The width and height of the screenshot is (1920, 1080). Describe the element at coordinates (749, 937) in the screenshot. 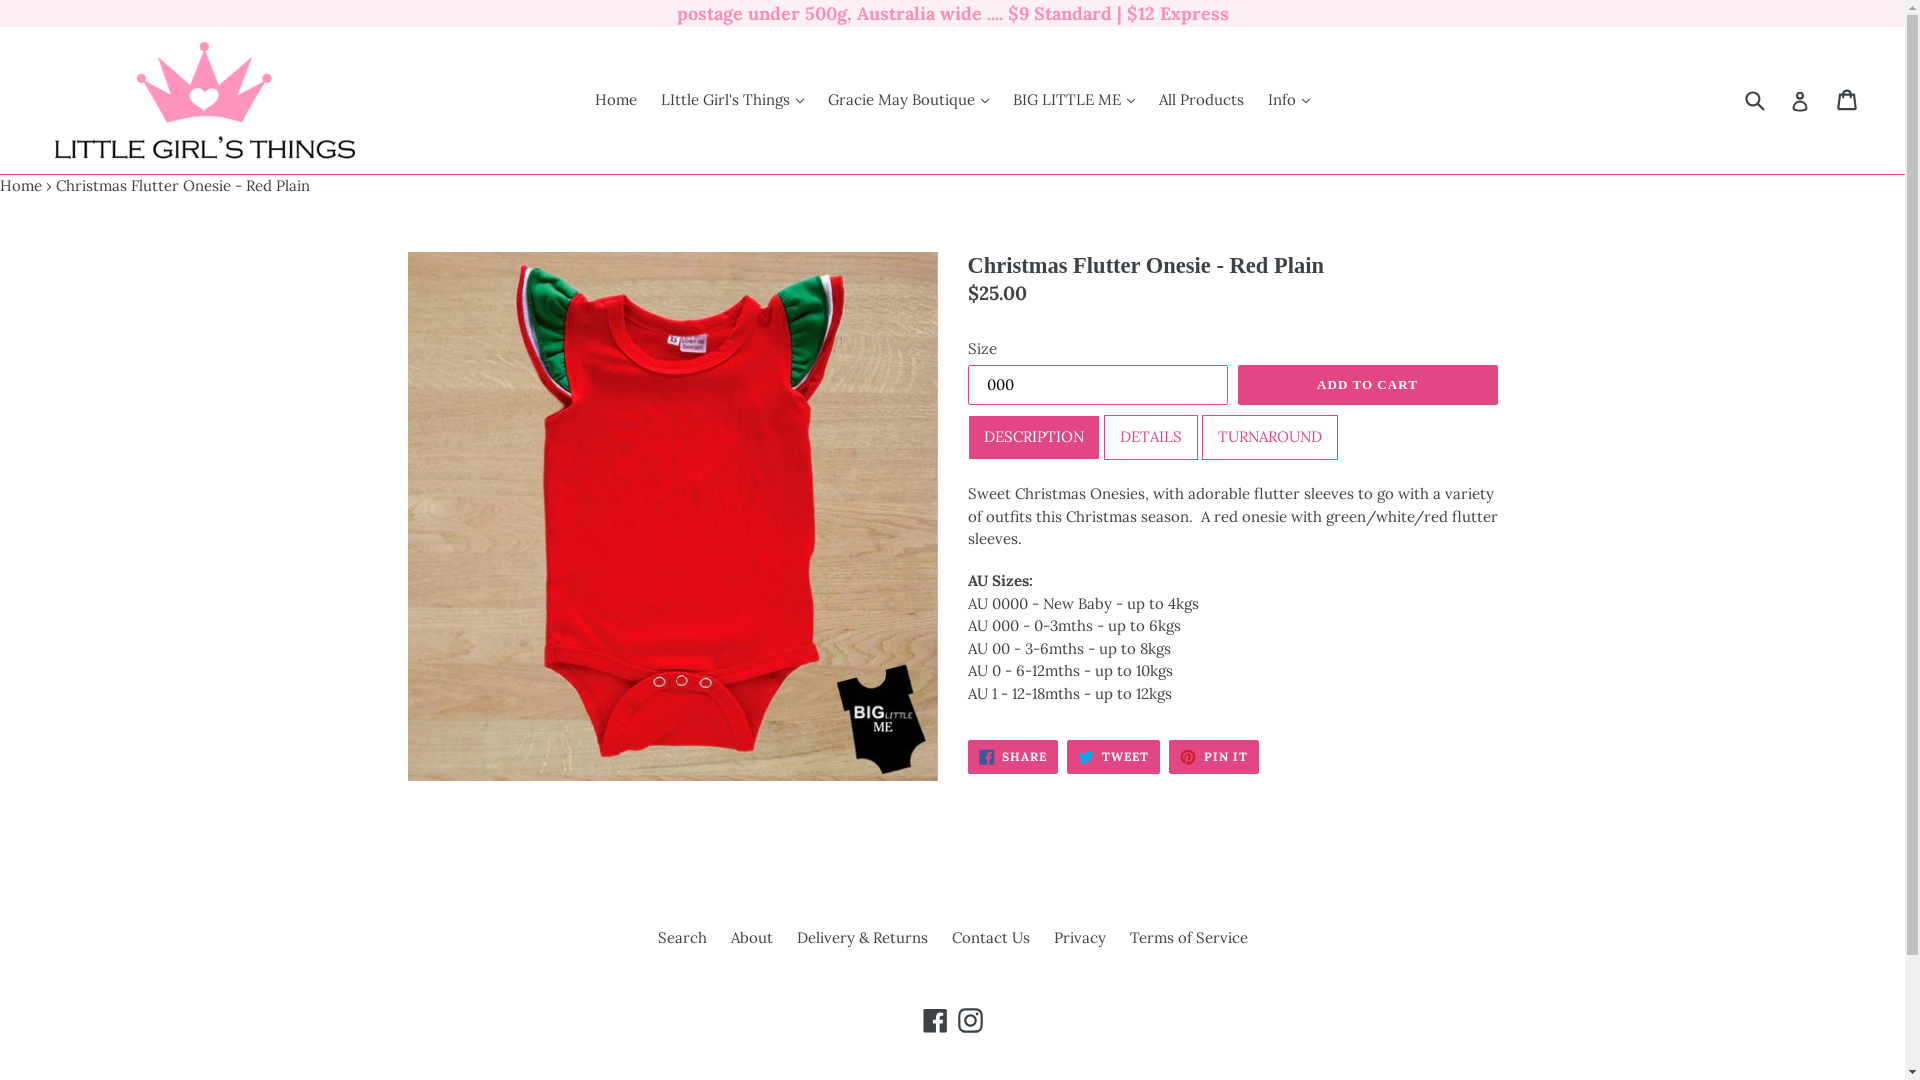

I see `'About'` at that location.